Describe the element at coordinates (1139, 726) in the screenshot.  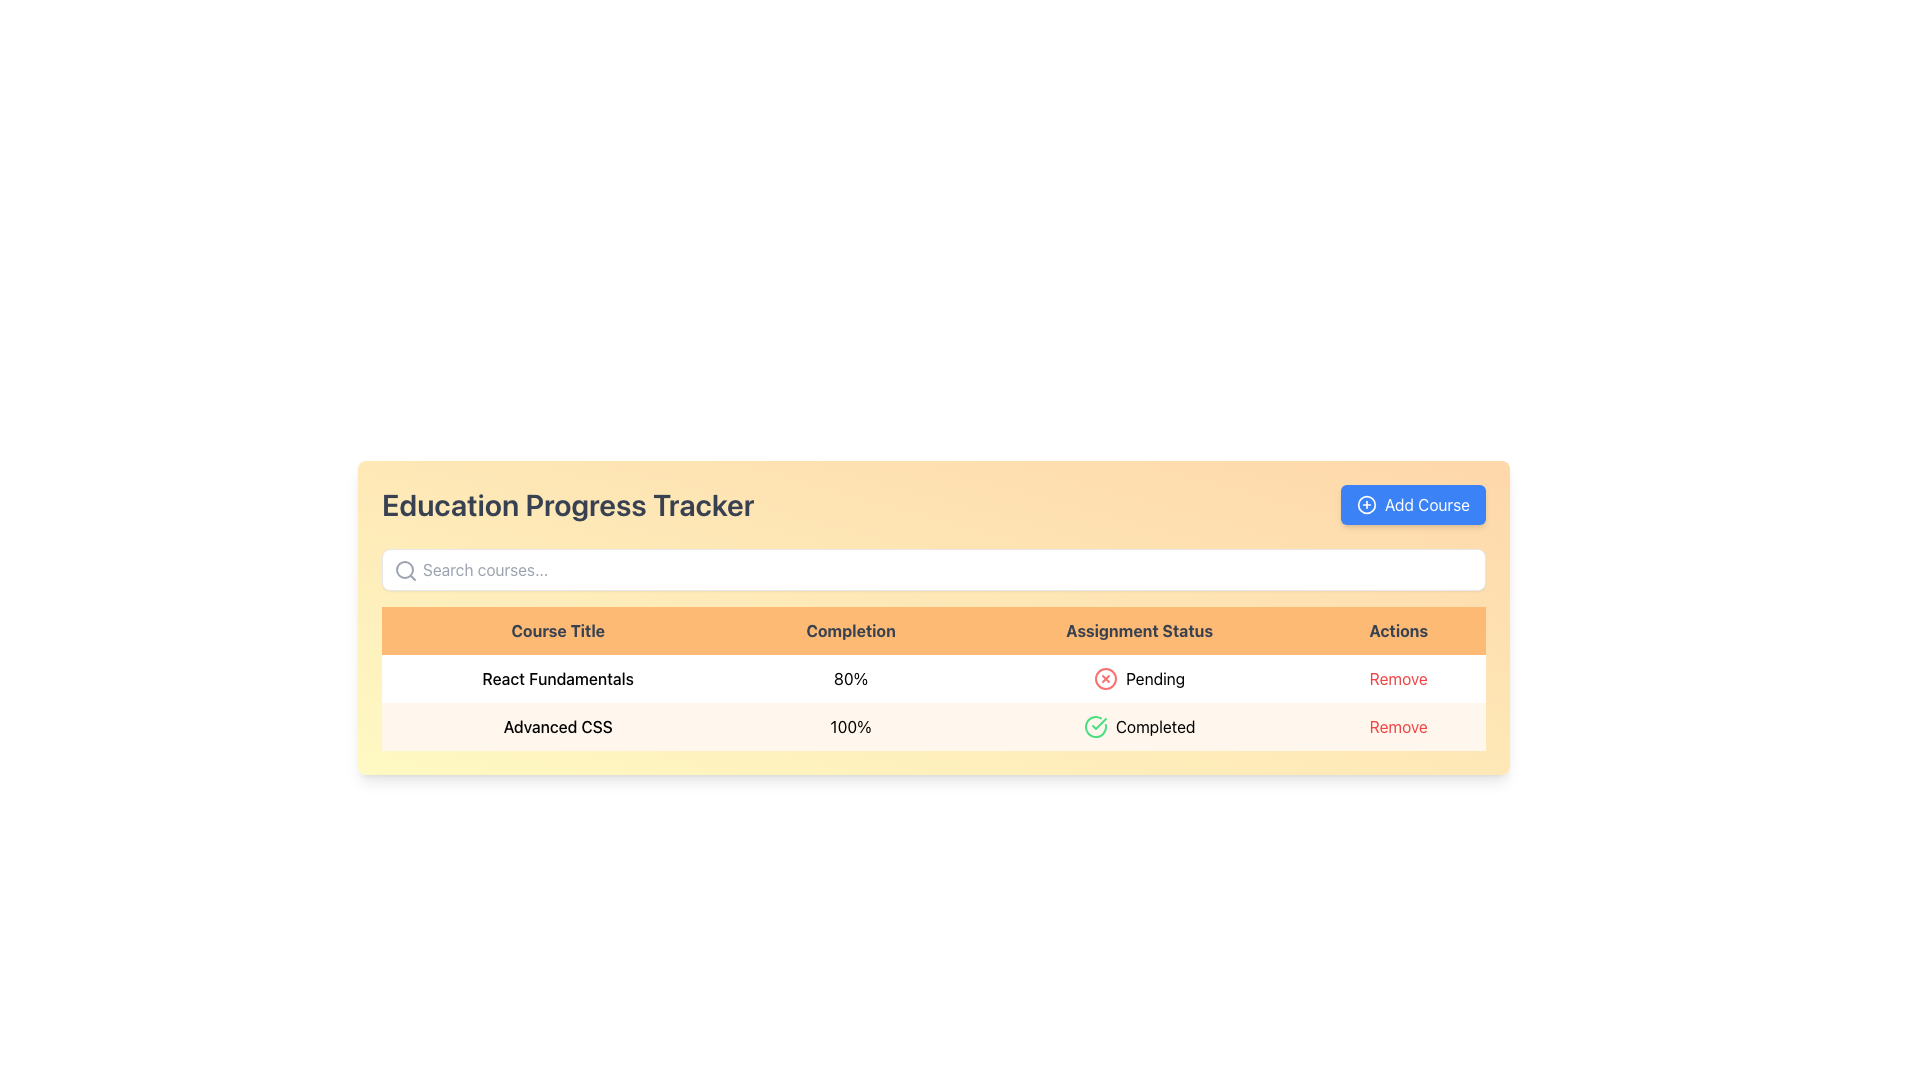
I see `the static text label indicating the completion status of the 'Advanced CSS' course assignment in the 'Education Progress Tracker' table` at that location.